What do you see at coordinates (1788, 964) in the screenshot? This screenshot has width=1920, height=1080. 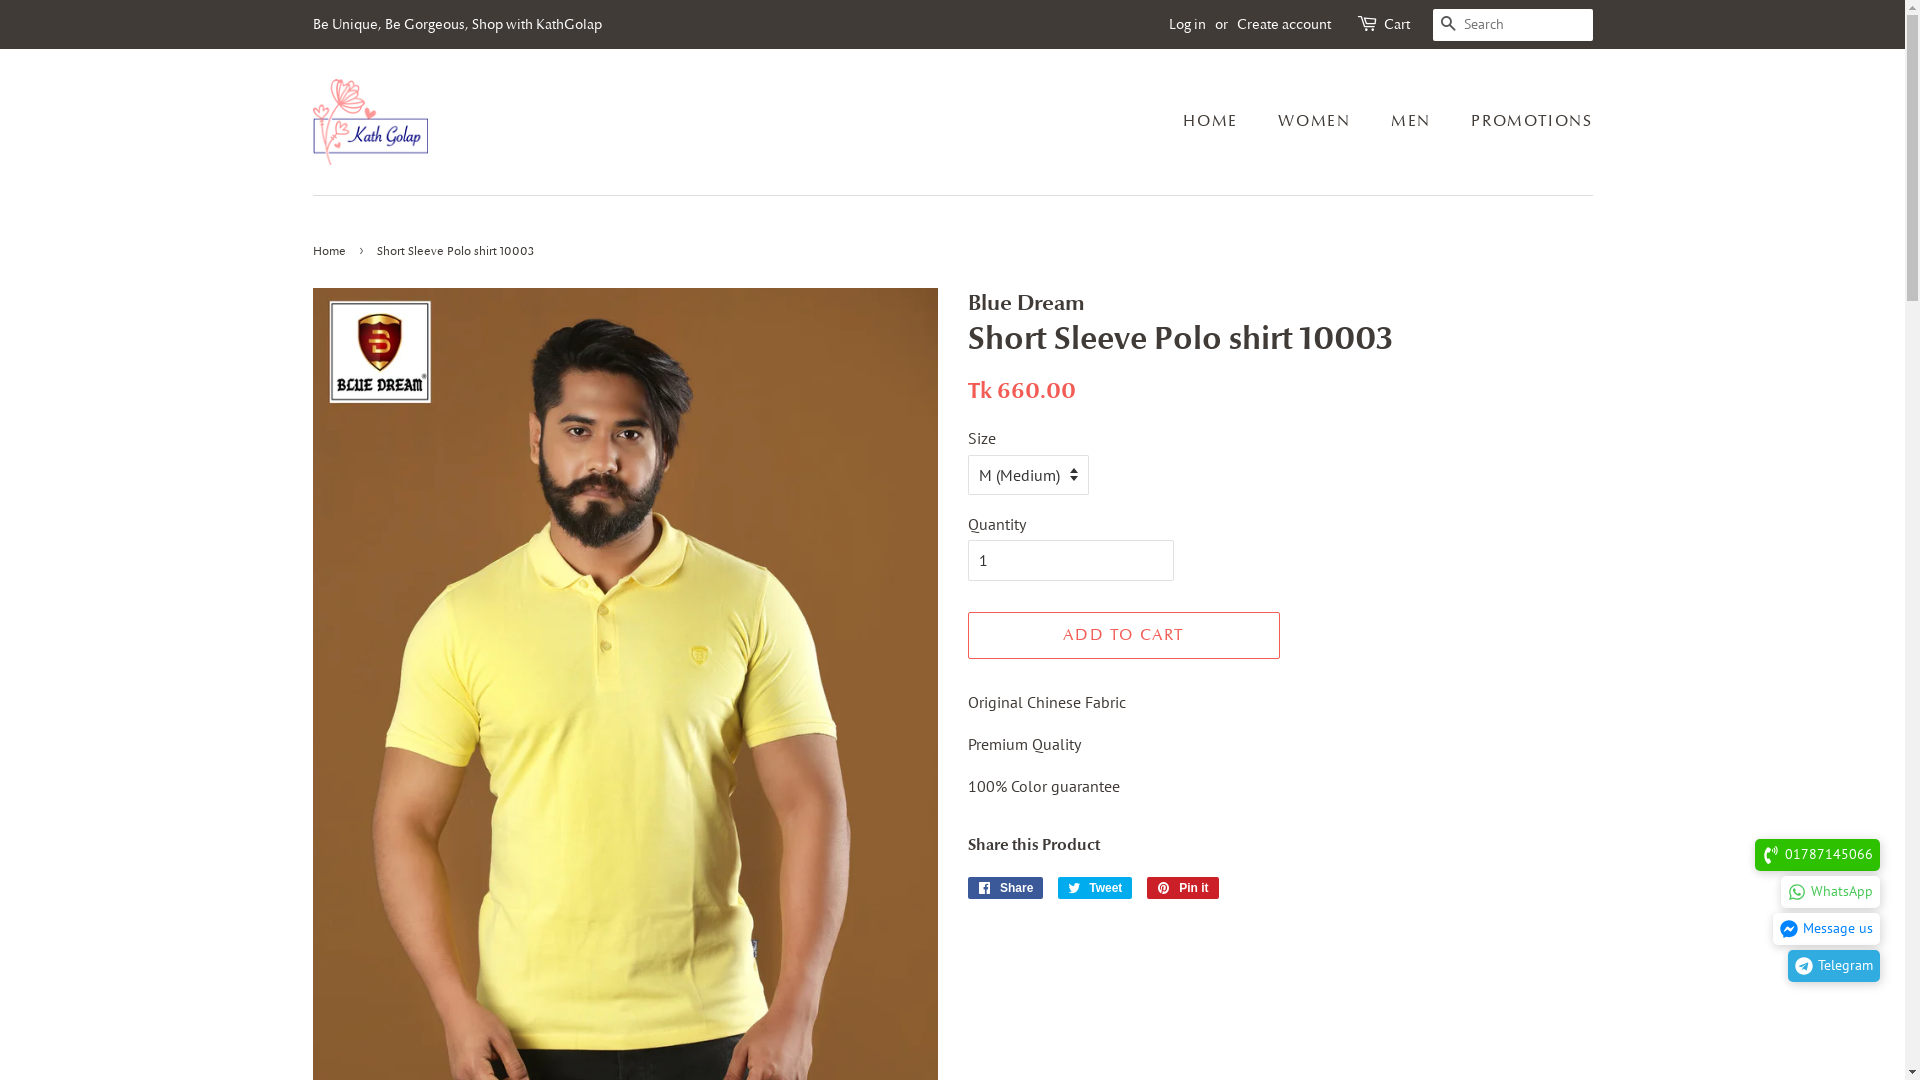 I see `'Telegram'` at bounding box center [1788, 964].